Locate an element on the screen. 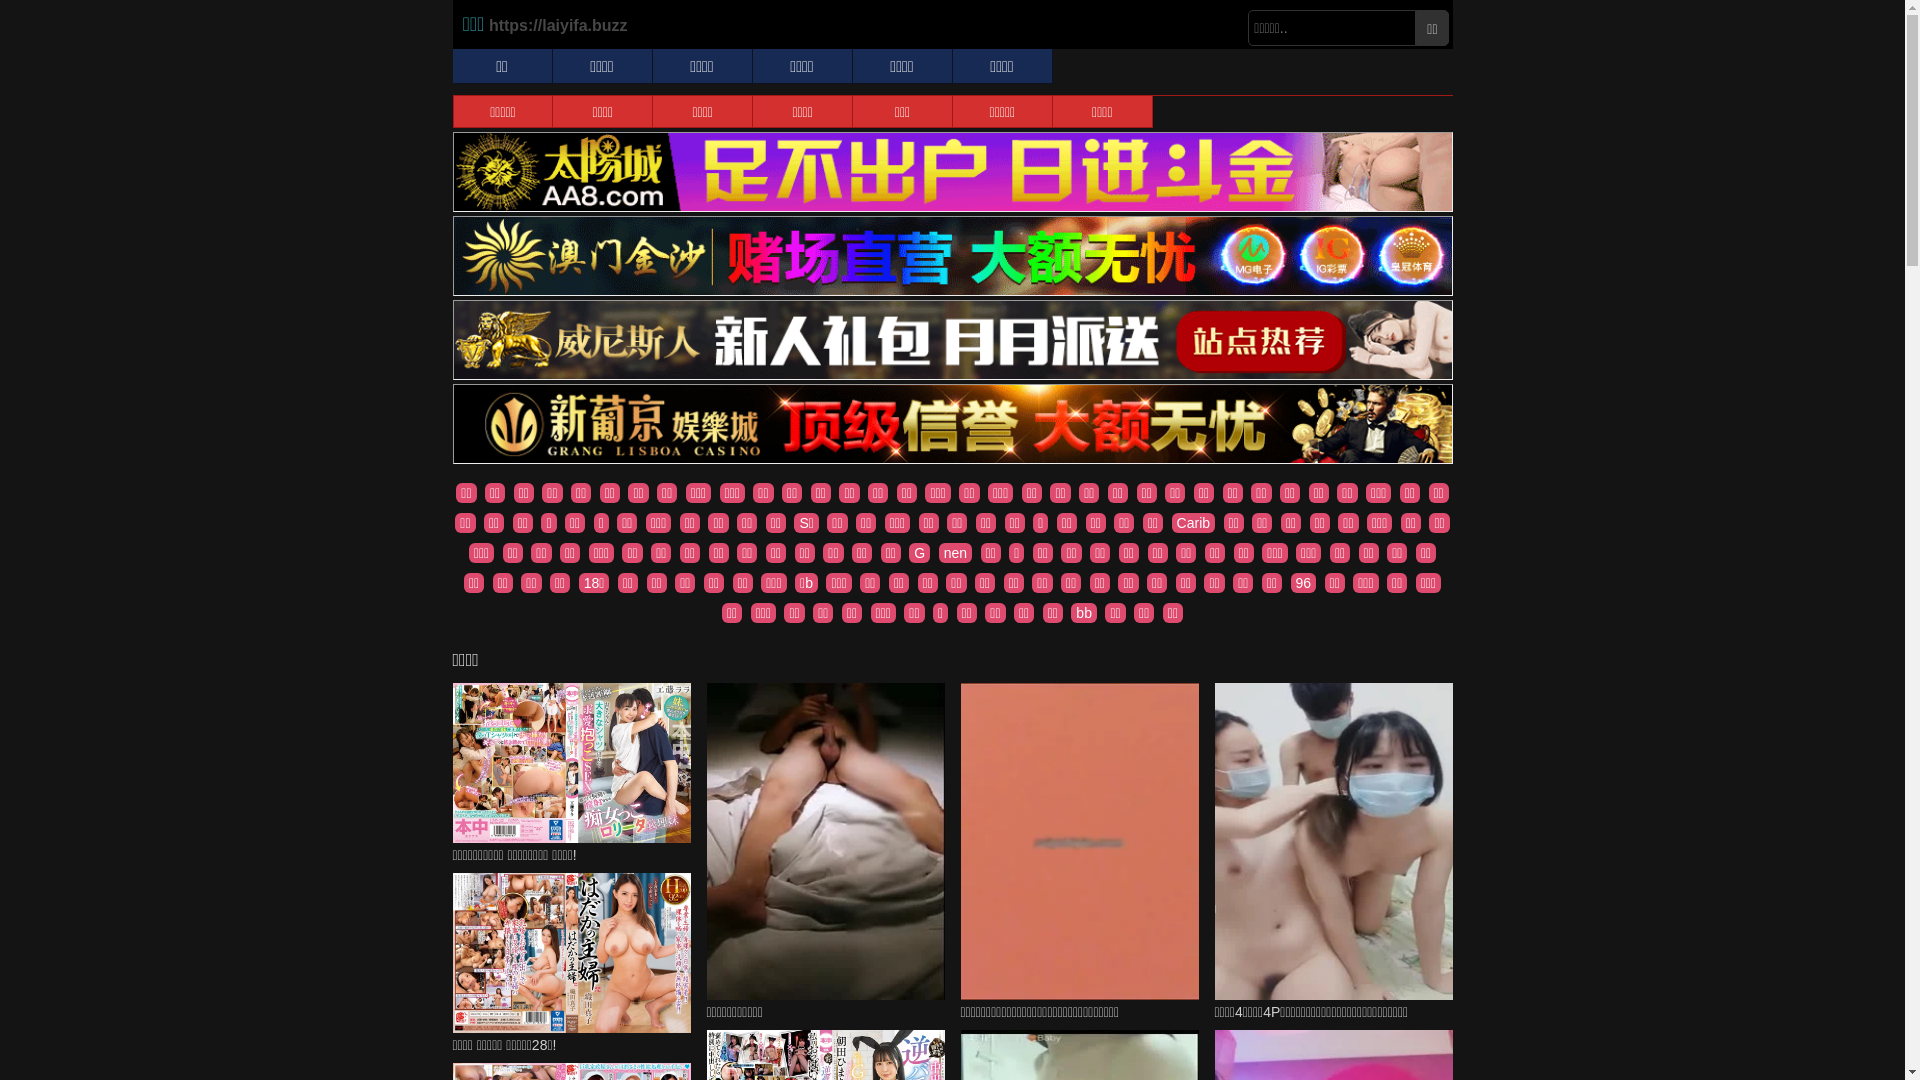 The image size is (1920, 1080). '96' is located at coordinates (1291, 582).